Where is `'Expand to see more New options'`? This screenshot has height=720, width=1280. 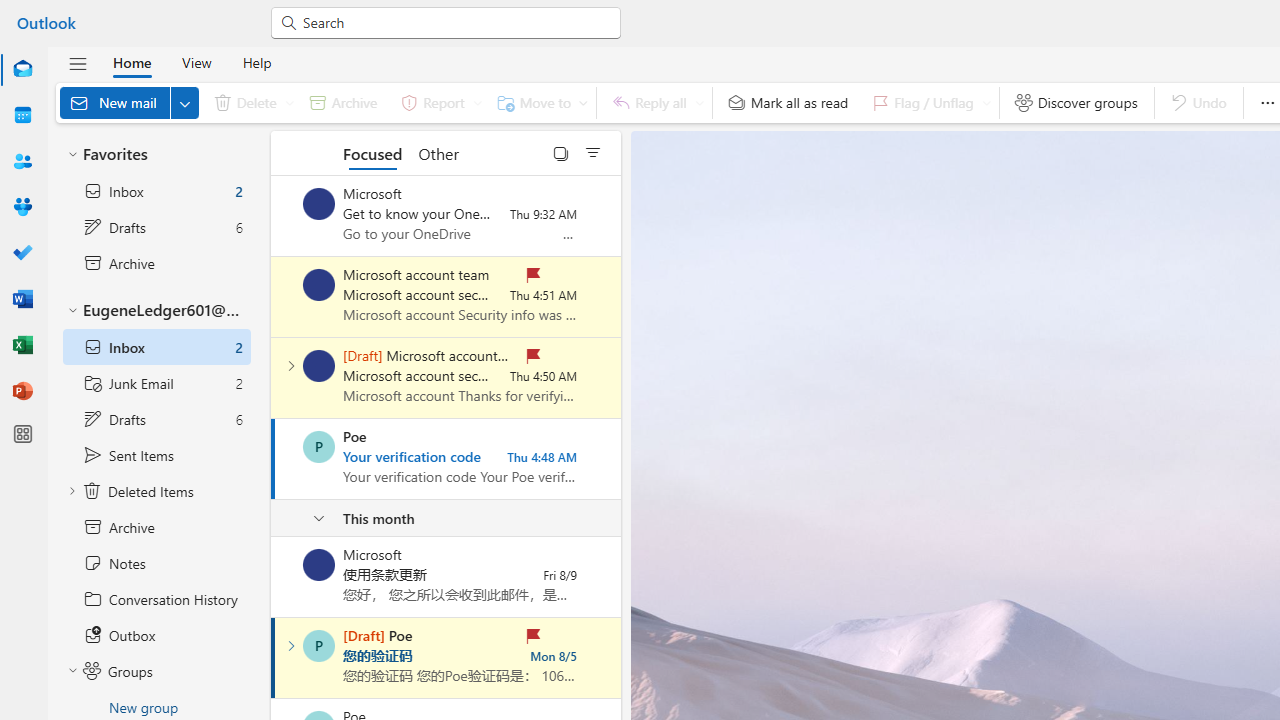 'Expand to see more New options' is located at coordinates (184, 102).